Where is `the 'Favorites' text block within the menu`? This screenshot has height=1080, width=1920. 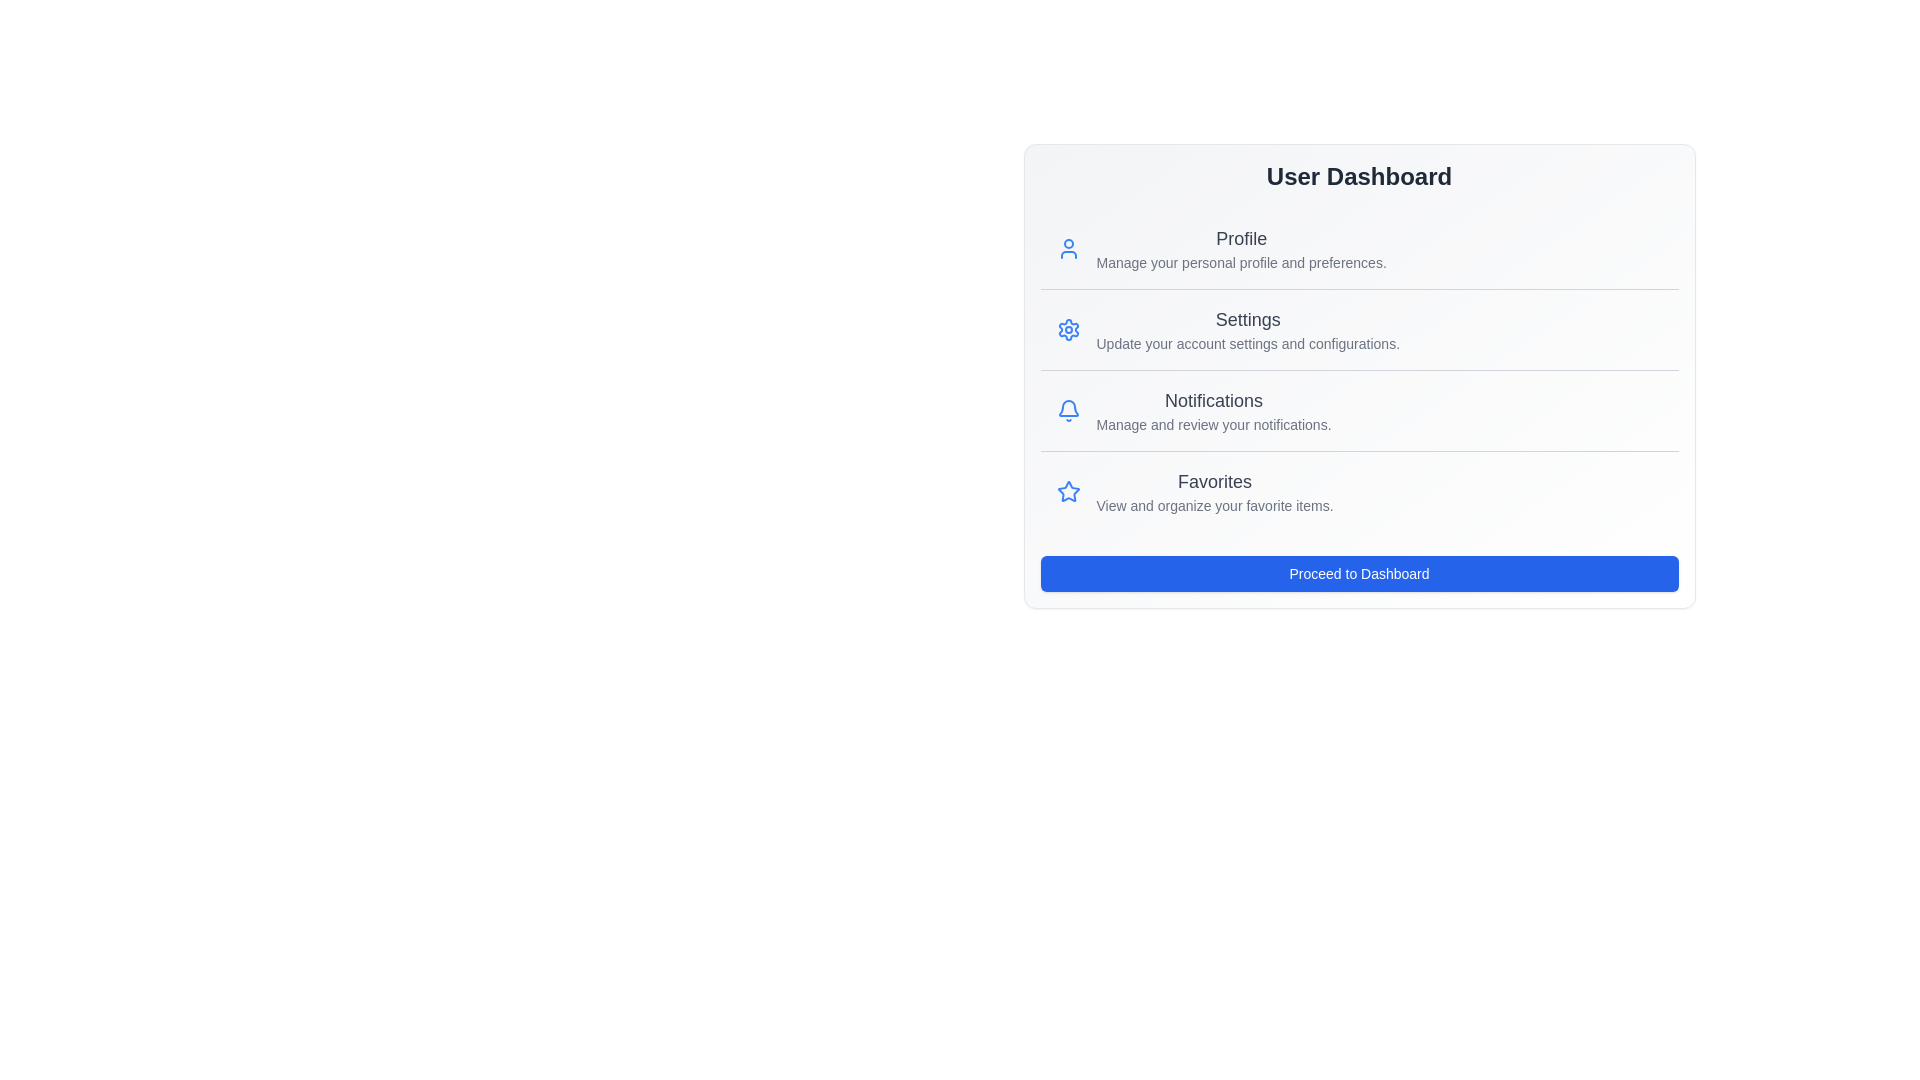 the 'Favorites' text block within the menu is located at coordinates (1213, 492).